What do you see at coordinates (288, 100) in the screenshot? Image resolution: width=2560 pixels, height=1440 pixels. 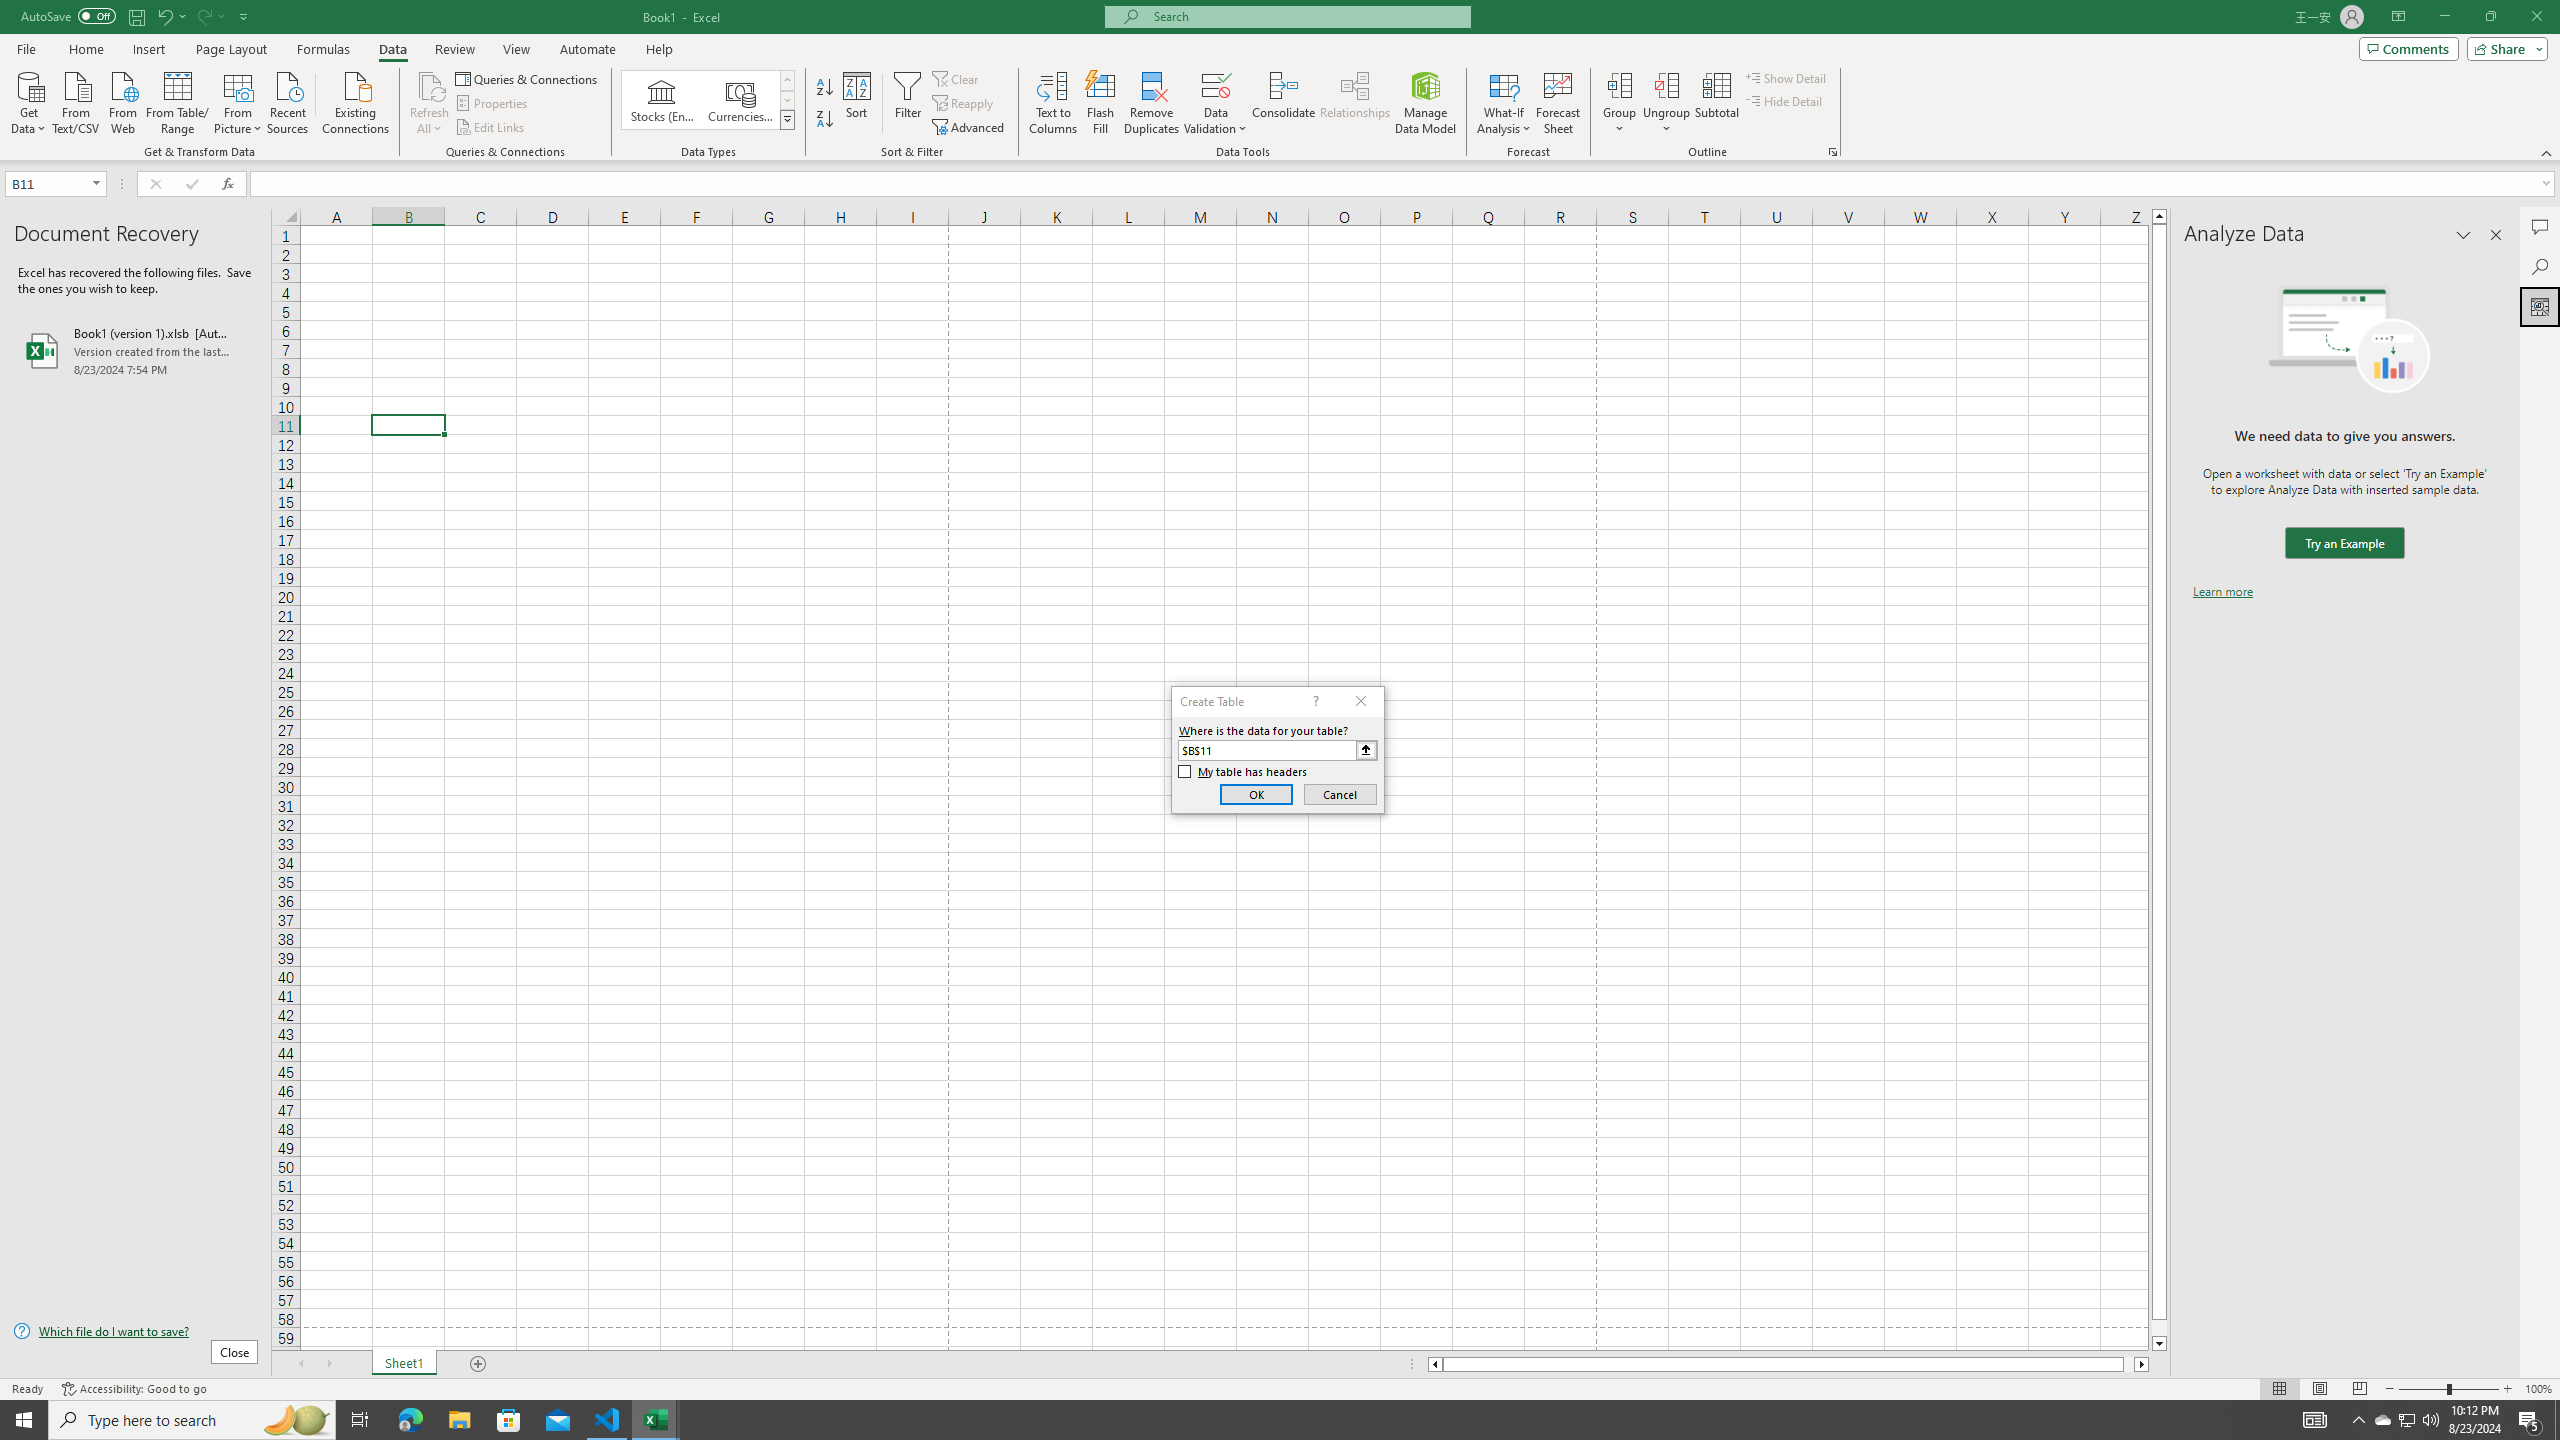 I see `'Recent Sources'` at bounding box center [288, 100].